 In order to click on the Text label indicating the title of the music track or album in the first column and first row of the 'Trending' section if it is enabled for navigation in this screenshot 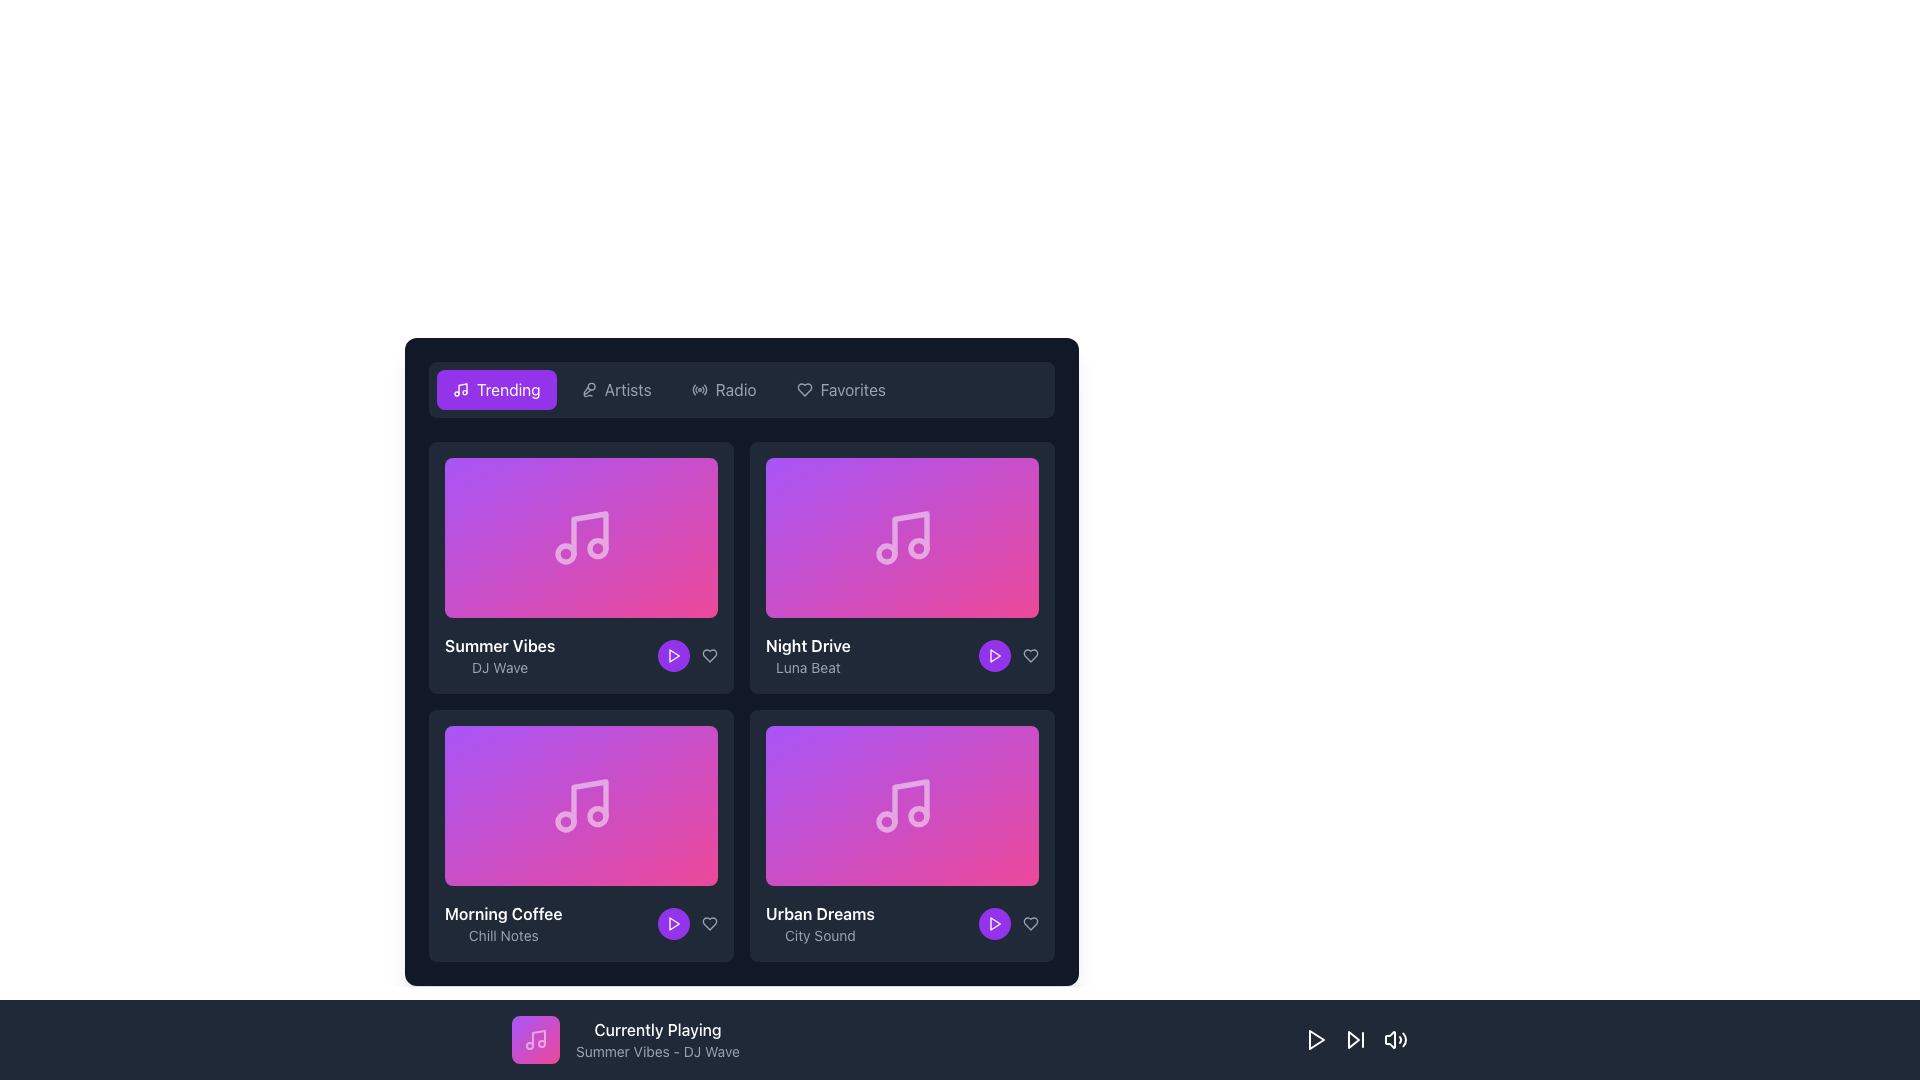, I will do `click(500, 645)`.